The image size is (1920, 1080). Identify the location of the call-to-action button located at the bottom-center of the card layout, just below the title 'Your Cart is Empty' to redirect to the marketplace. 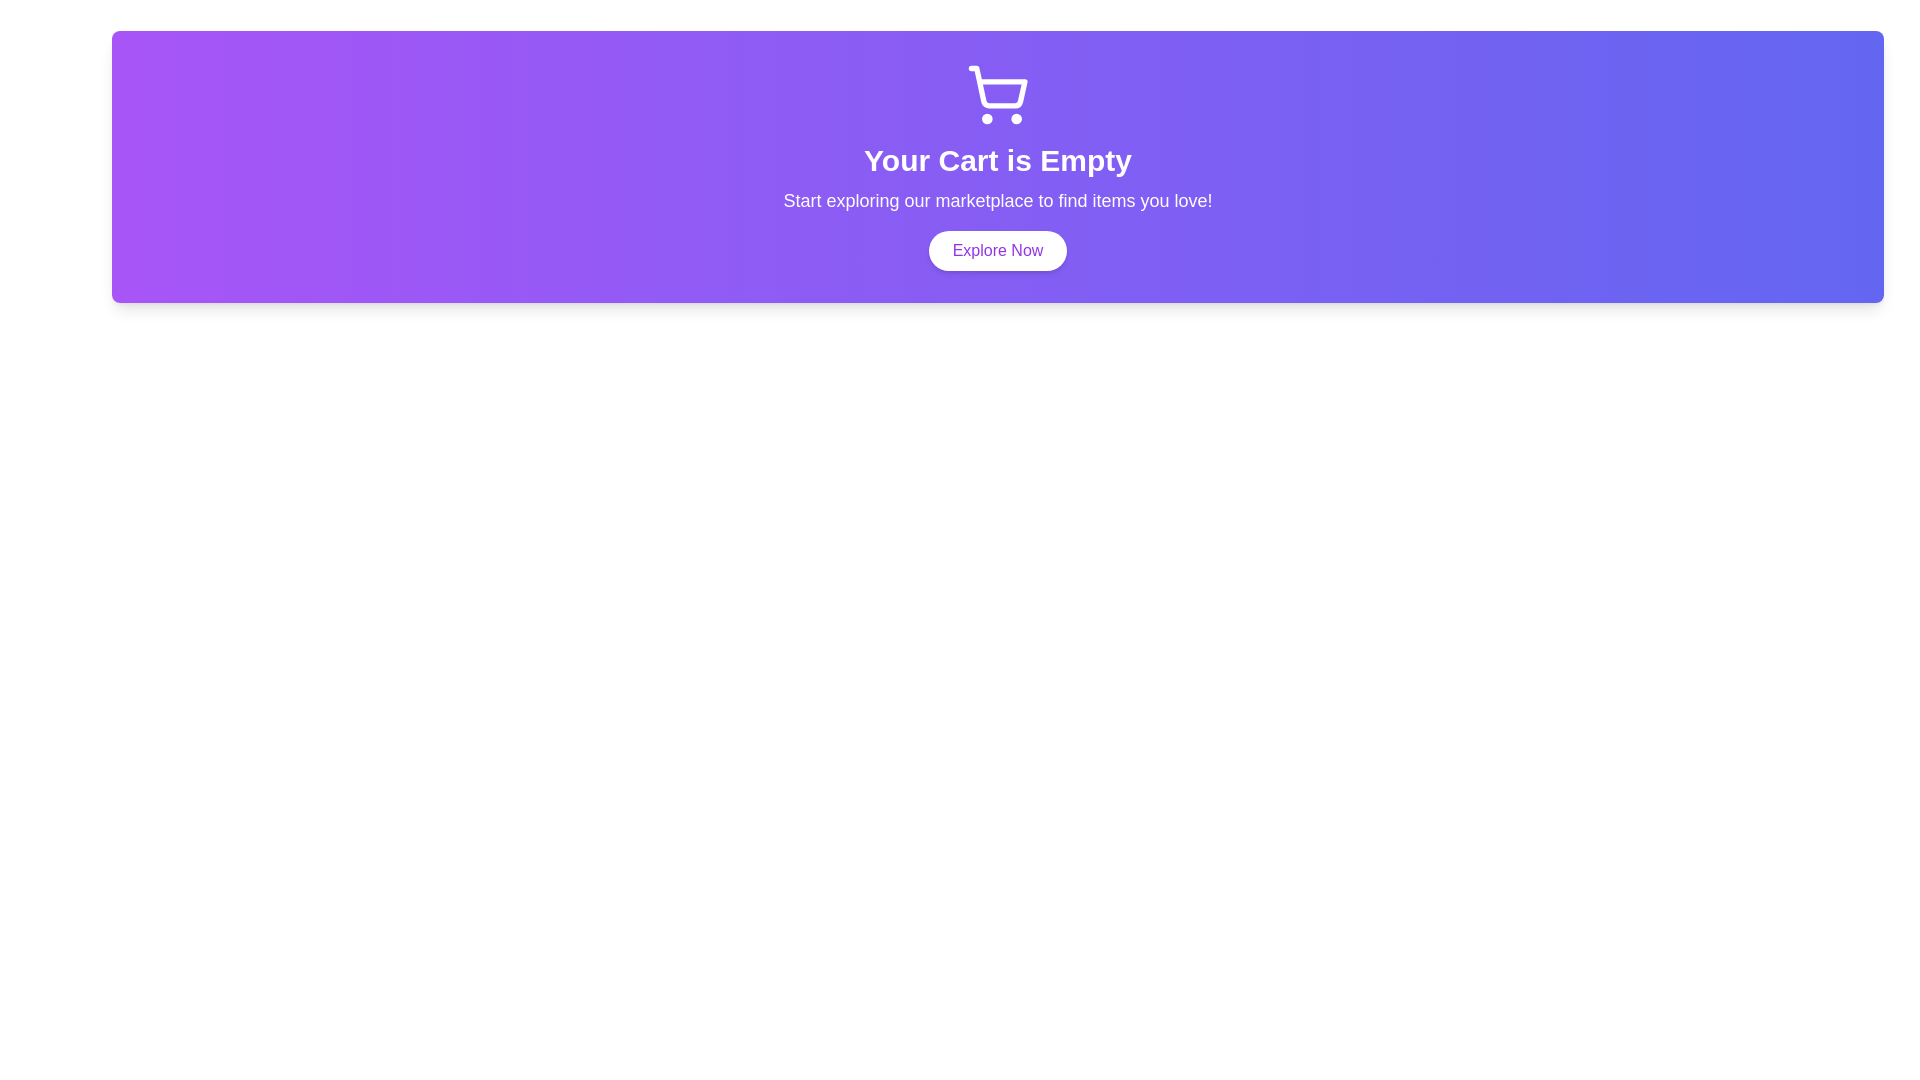
(998, 249).